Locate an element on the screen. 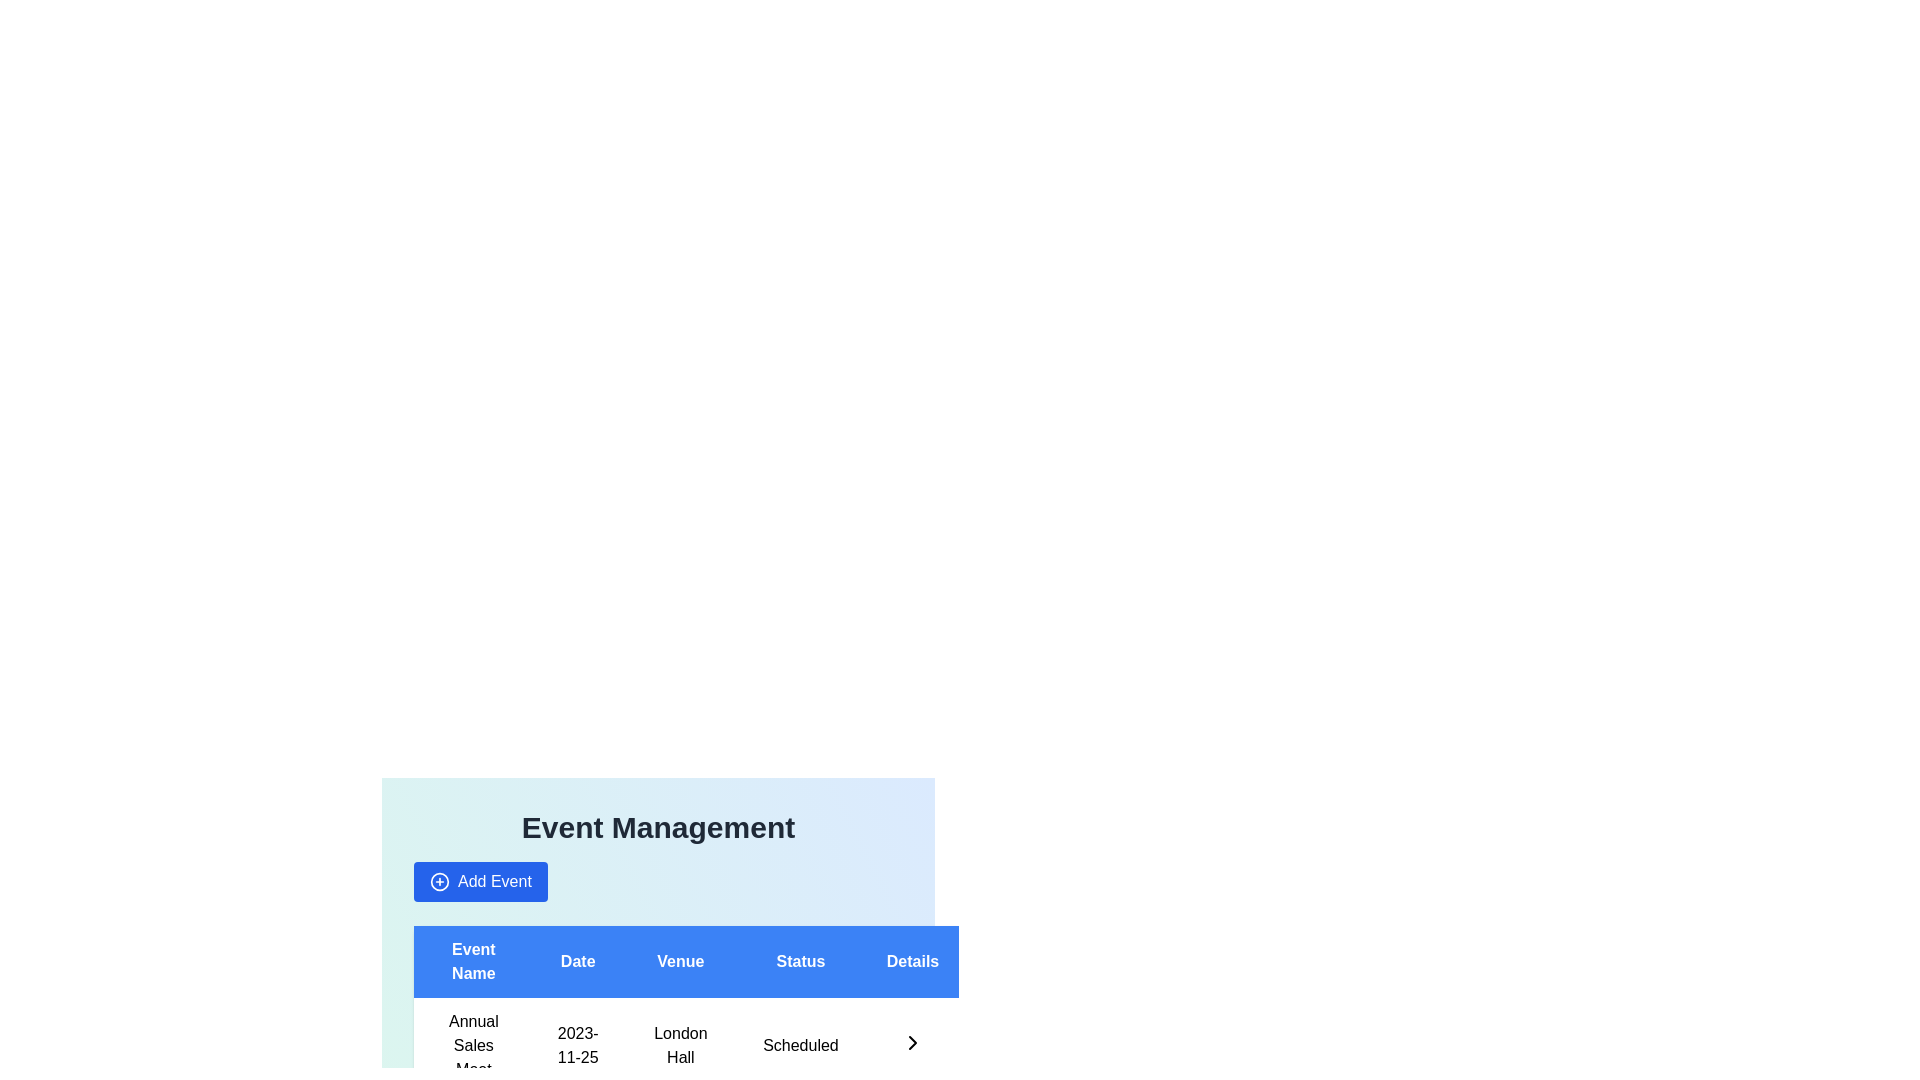  the static text label header for the 'Date' column, which is the second column header in the table, located between 'Event Name' and 'Venue' is located at coordinates (577, 960).